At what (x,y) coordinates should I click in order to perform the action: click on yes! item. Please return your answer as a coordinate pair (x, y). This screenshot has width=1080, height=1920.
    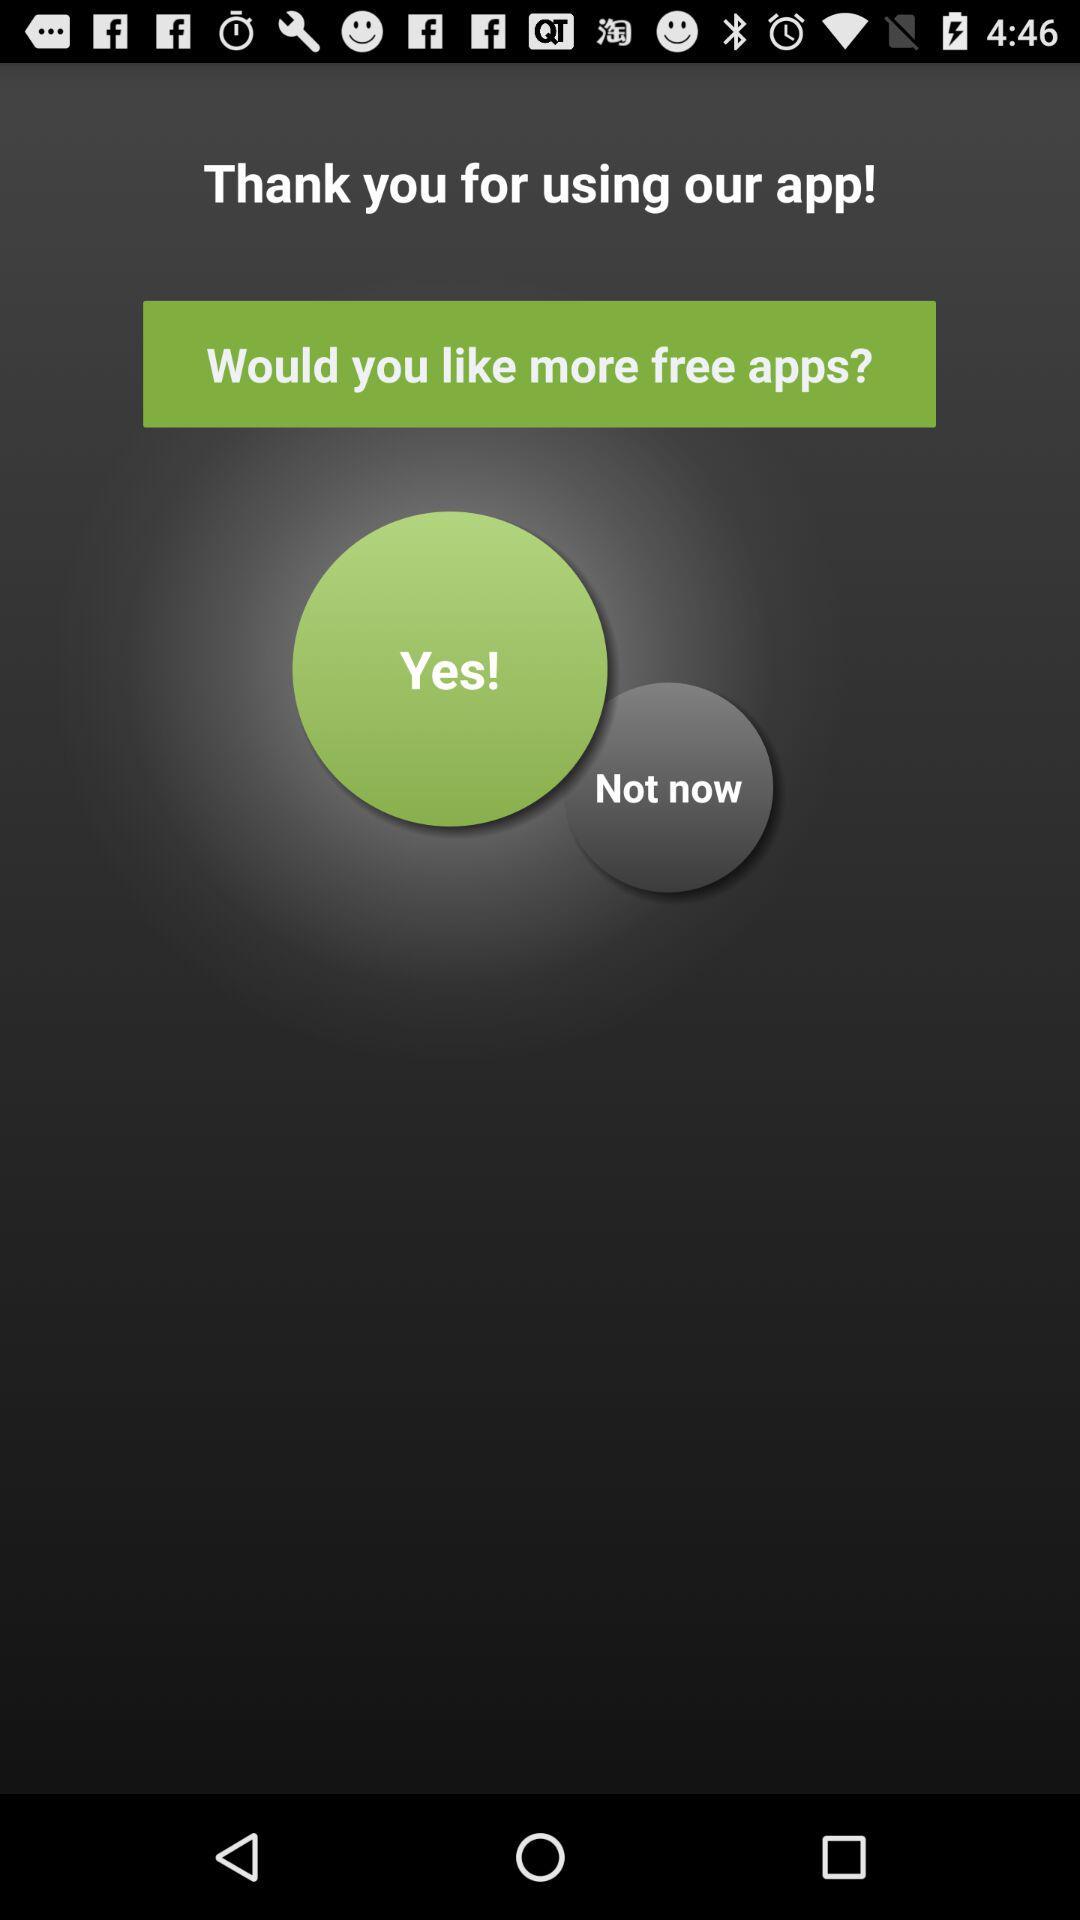
    Looking at the image, I should click on (450, 668).